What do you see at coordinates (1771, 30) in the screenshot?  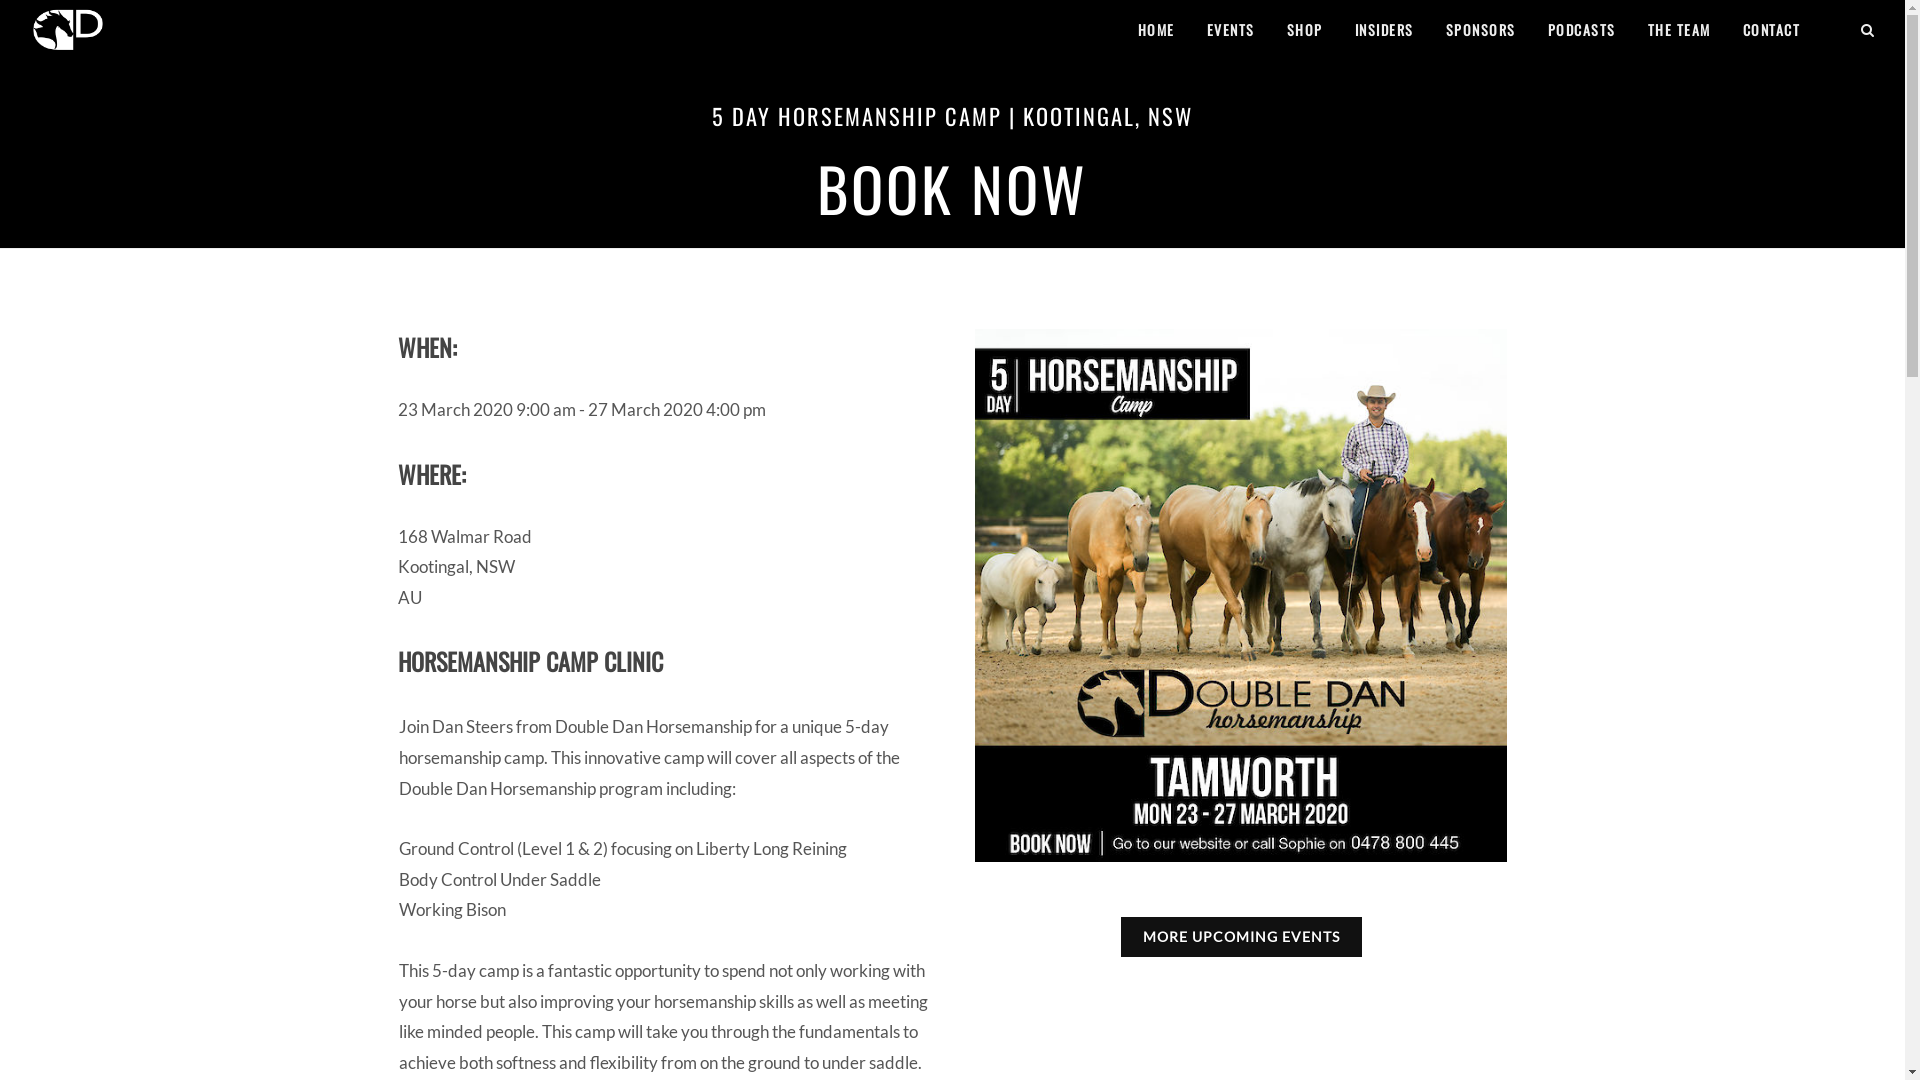 I see `'CONTACT'` at bounding box center [1771, 30].